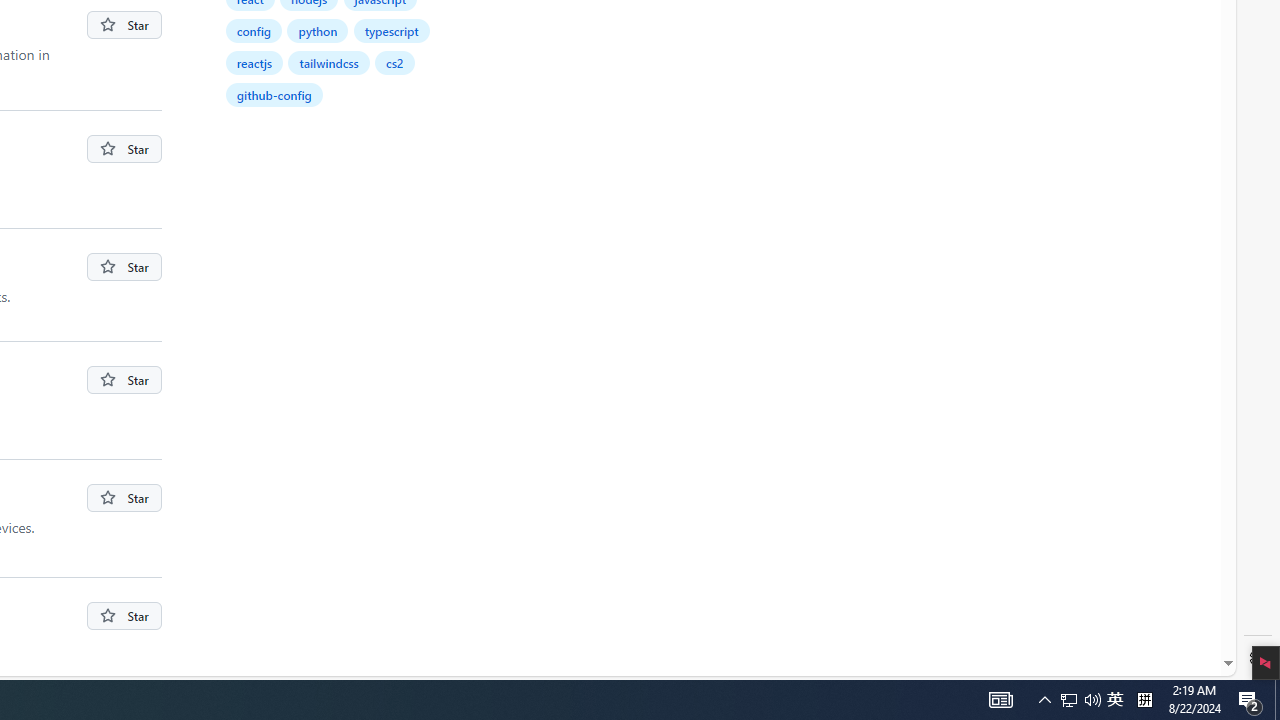  I want to click on 'tailwindcss', so click(330, 61).